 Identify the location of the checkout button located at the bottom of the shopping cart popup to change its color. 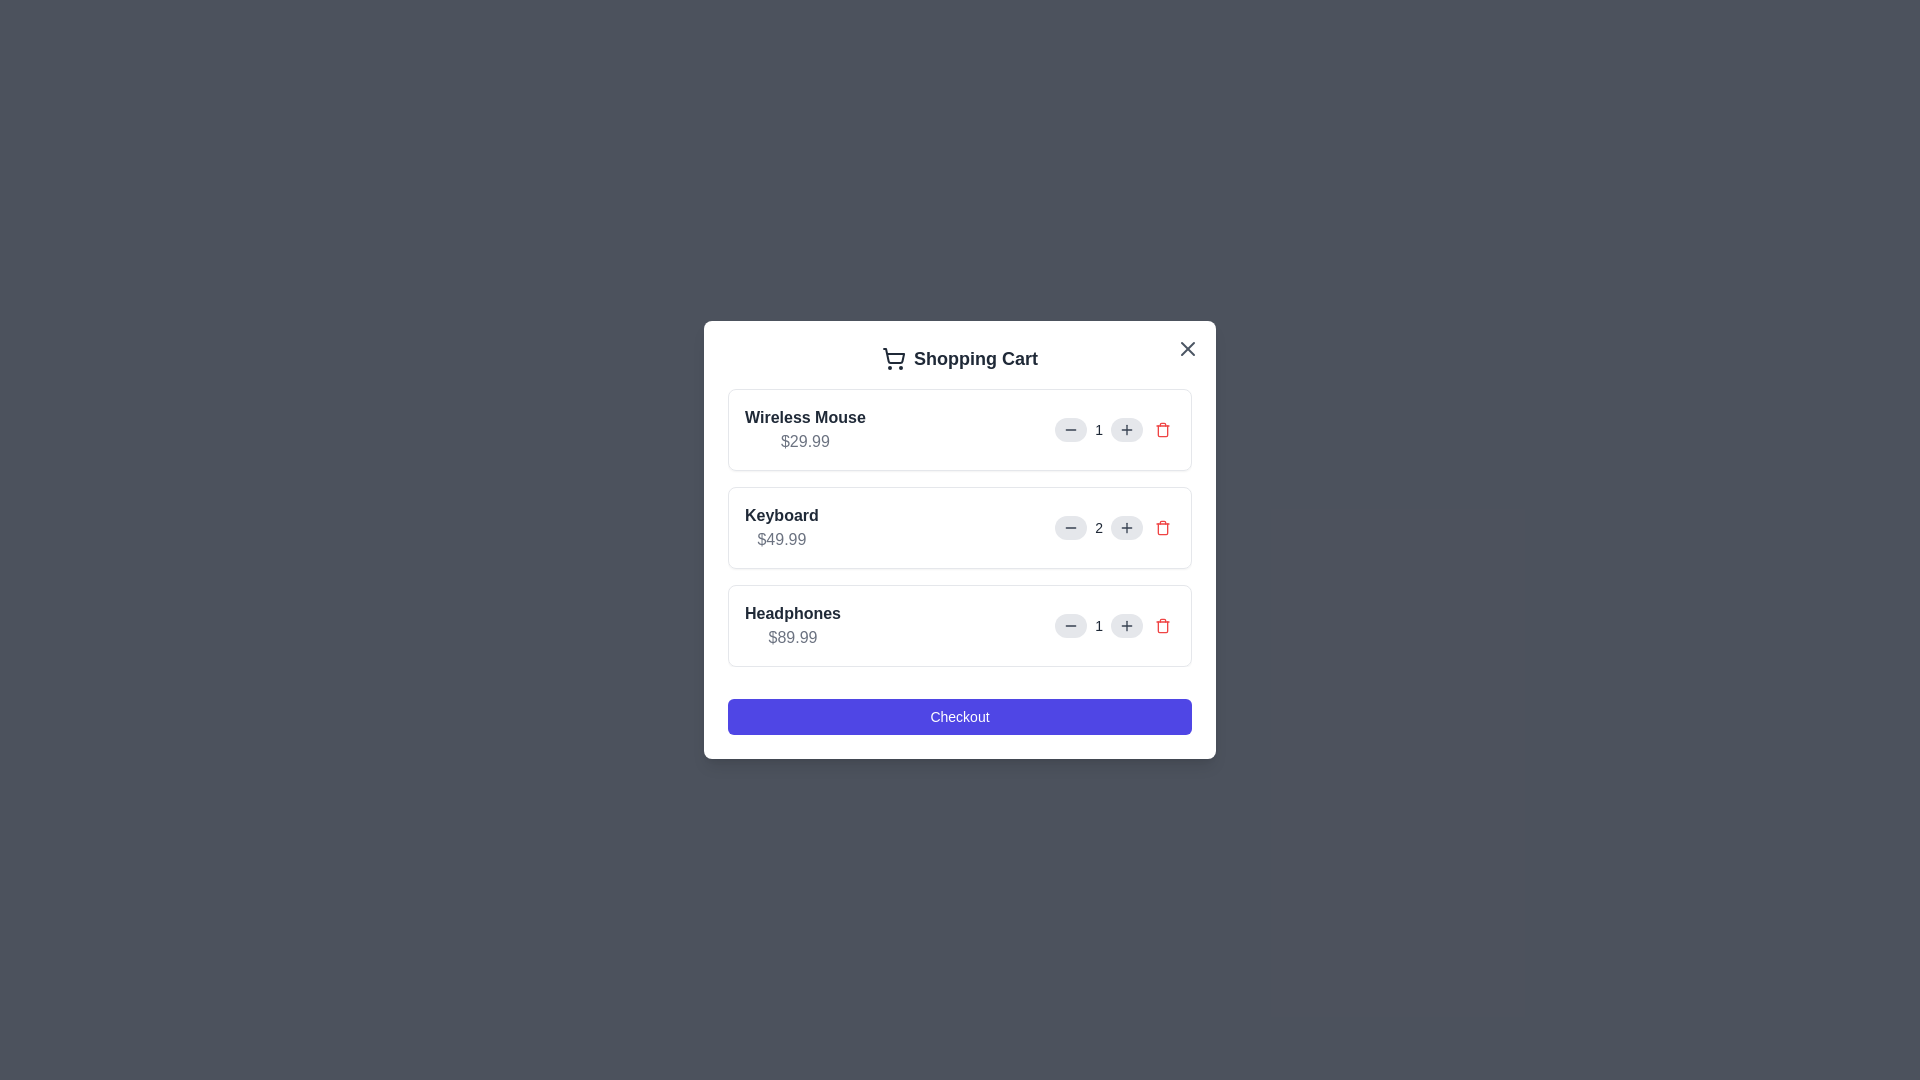
(960, 716).